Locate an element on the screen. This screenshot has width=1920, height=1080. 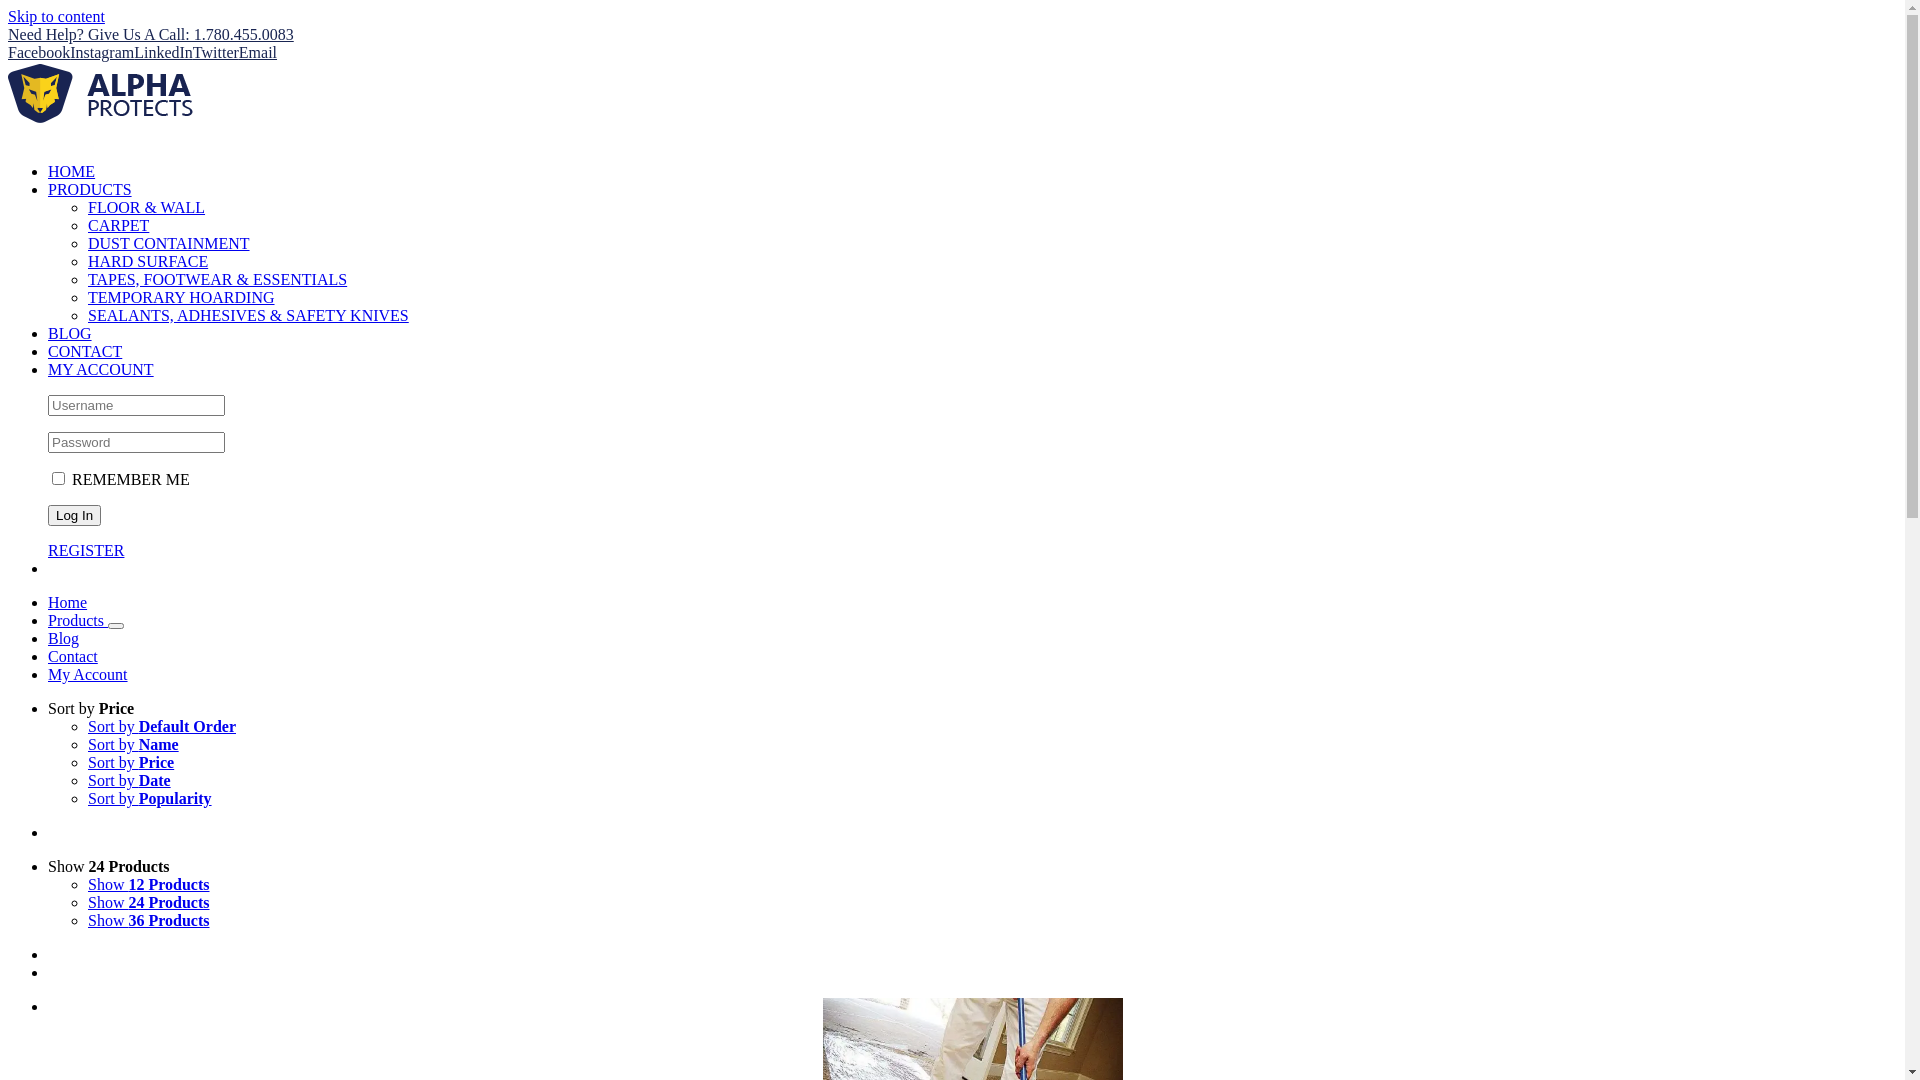
'Sort by Date' is located at coordinates (128, 779).